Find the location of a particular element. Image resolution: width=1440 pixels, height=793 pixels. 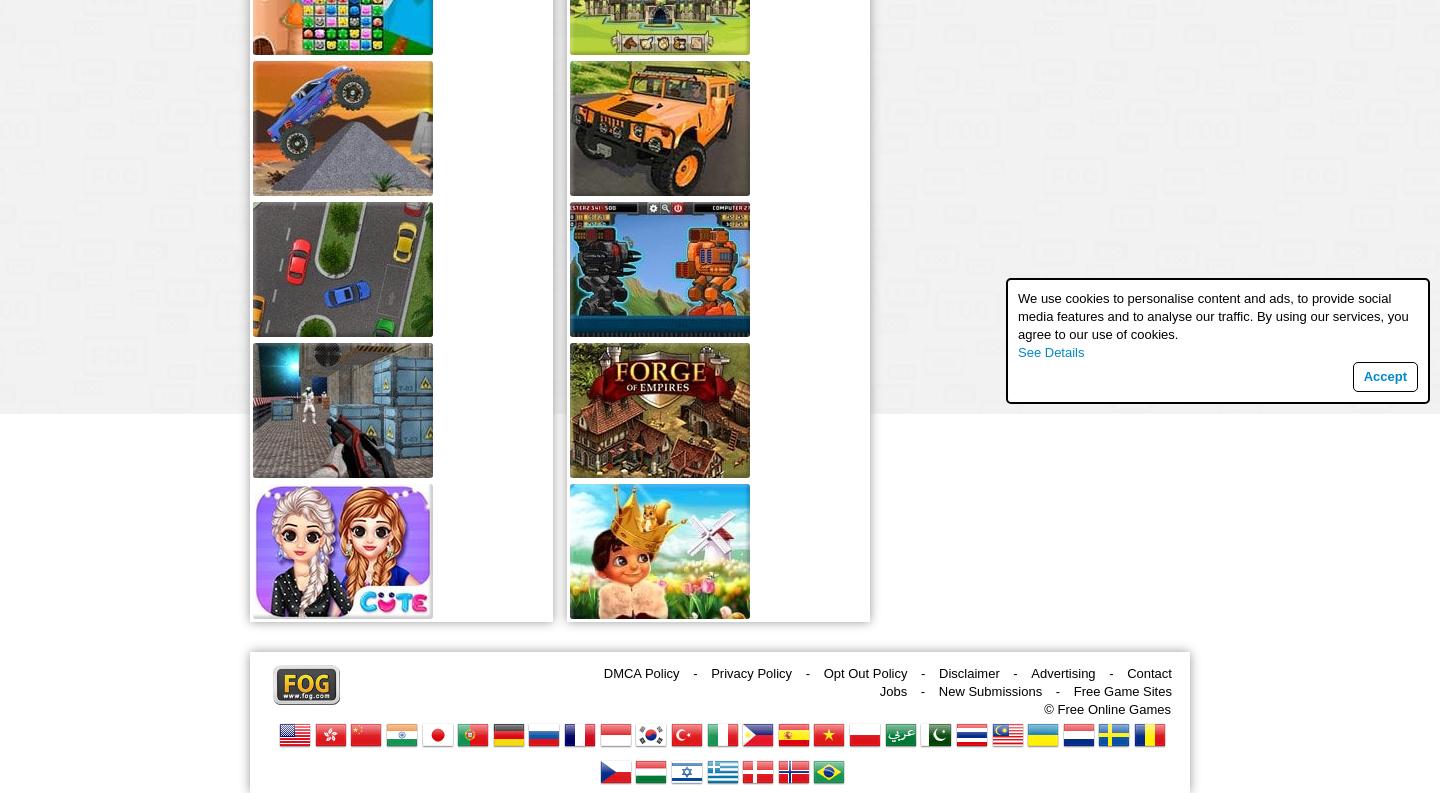

'We use cookies to personalise content and ads, to provide social media features and to analyse our traffic. By using our services, you agree to our use of cookies.' is located at coordinates (1212, 316).